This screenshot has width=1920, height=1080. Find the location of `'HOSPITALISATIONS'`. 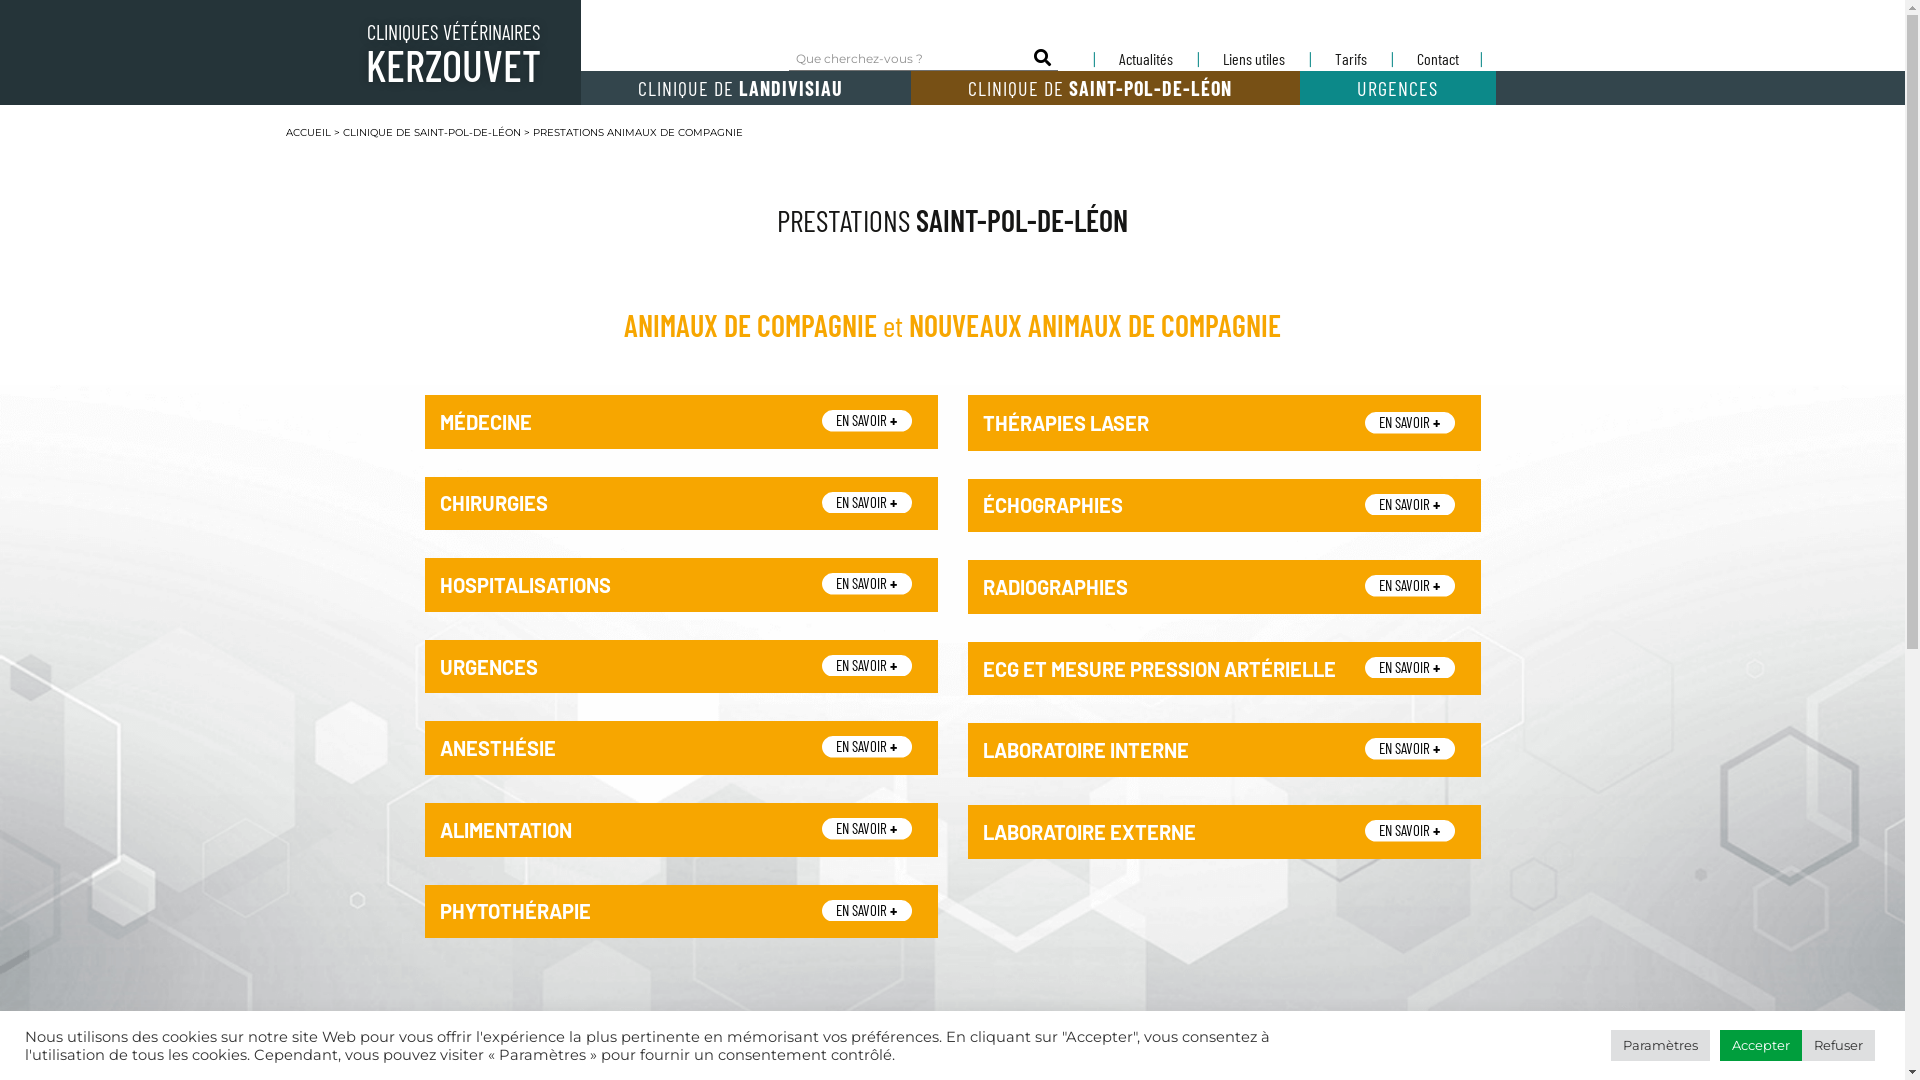

'HOSPITALISATIONS' is located at coordinates (525, 585).